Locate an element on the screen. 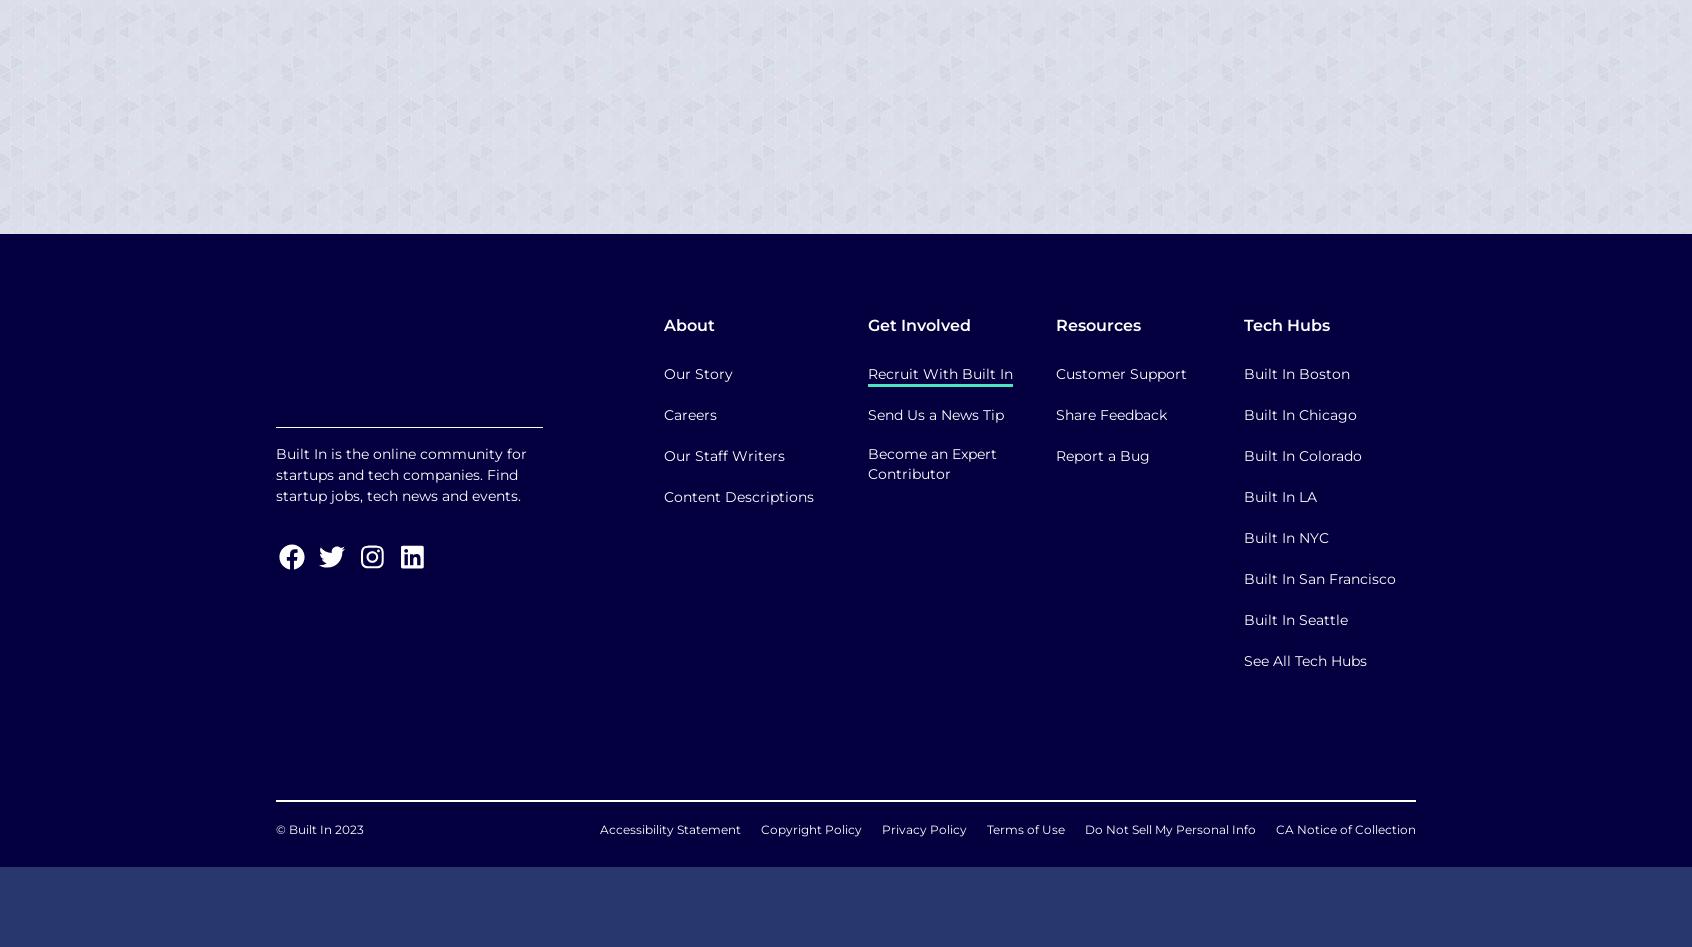  'Careers' is located at coordinates (663, 414).